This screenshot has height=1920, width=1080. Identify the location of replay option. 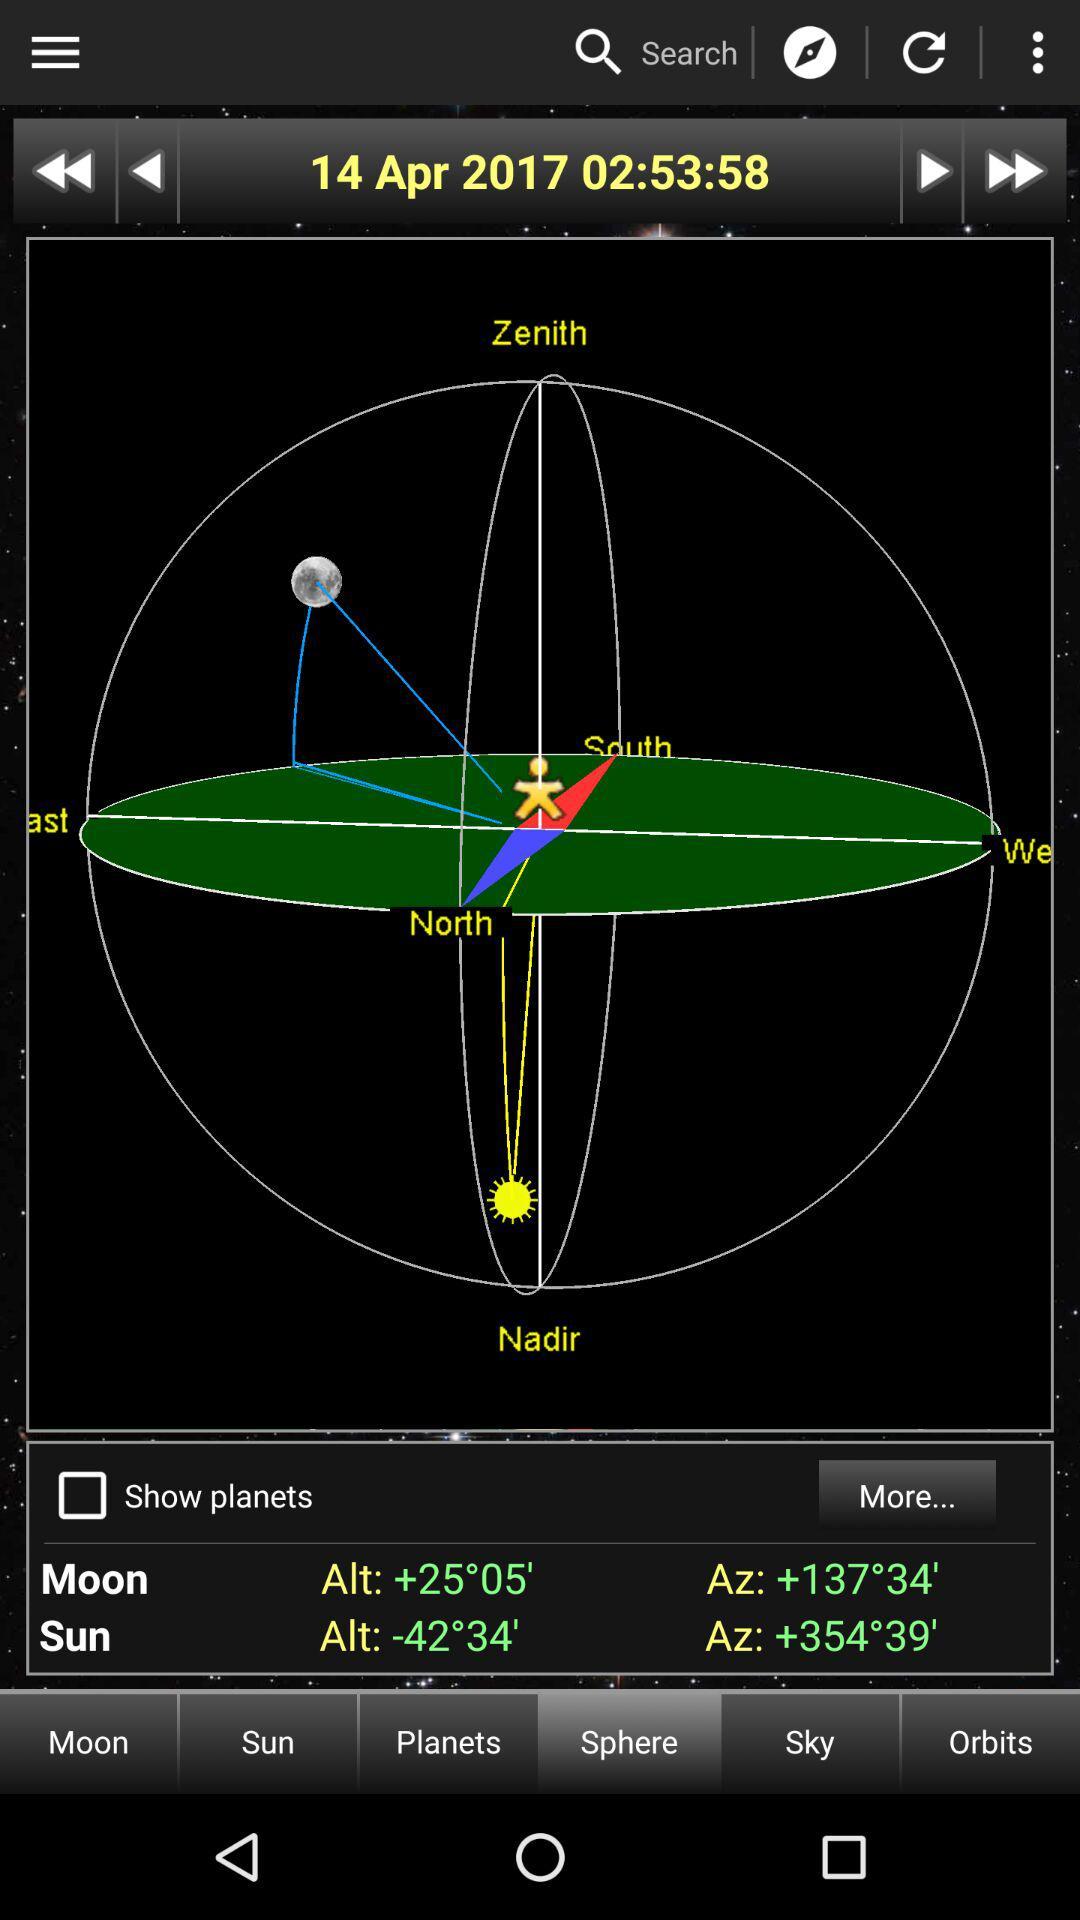
(924, 52).